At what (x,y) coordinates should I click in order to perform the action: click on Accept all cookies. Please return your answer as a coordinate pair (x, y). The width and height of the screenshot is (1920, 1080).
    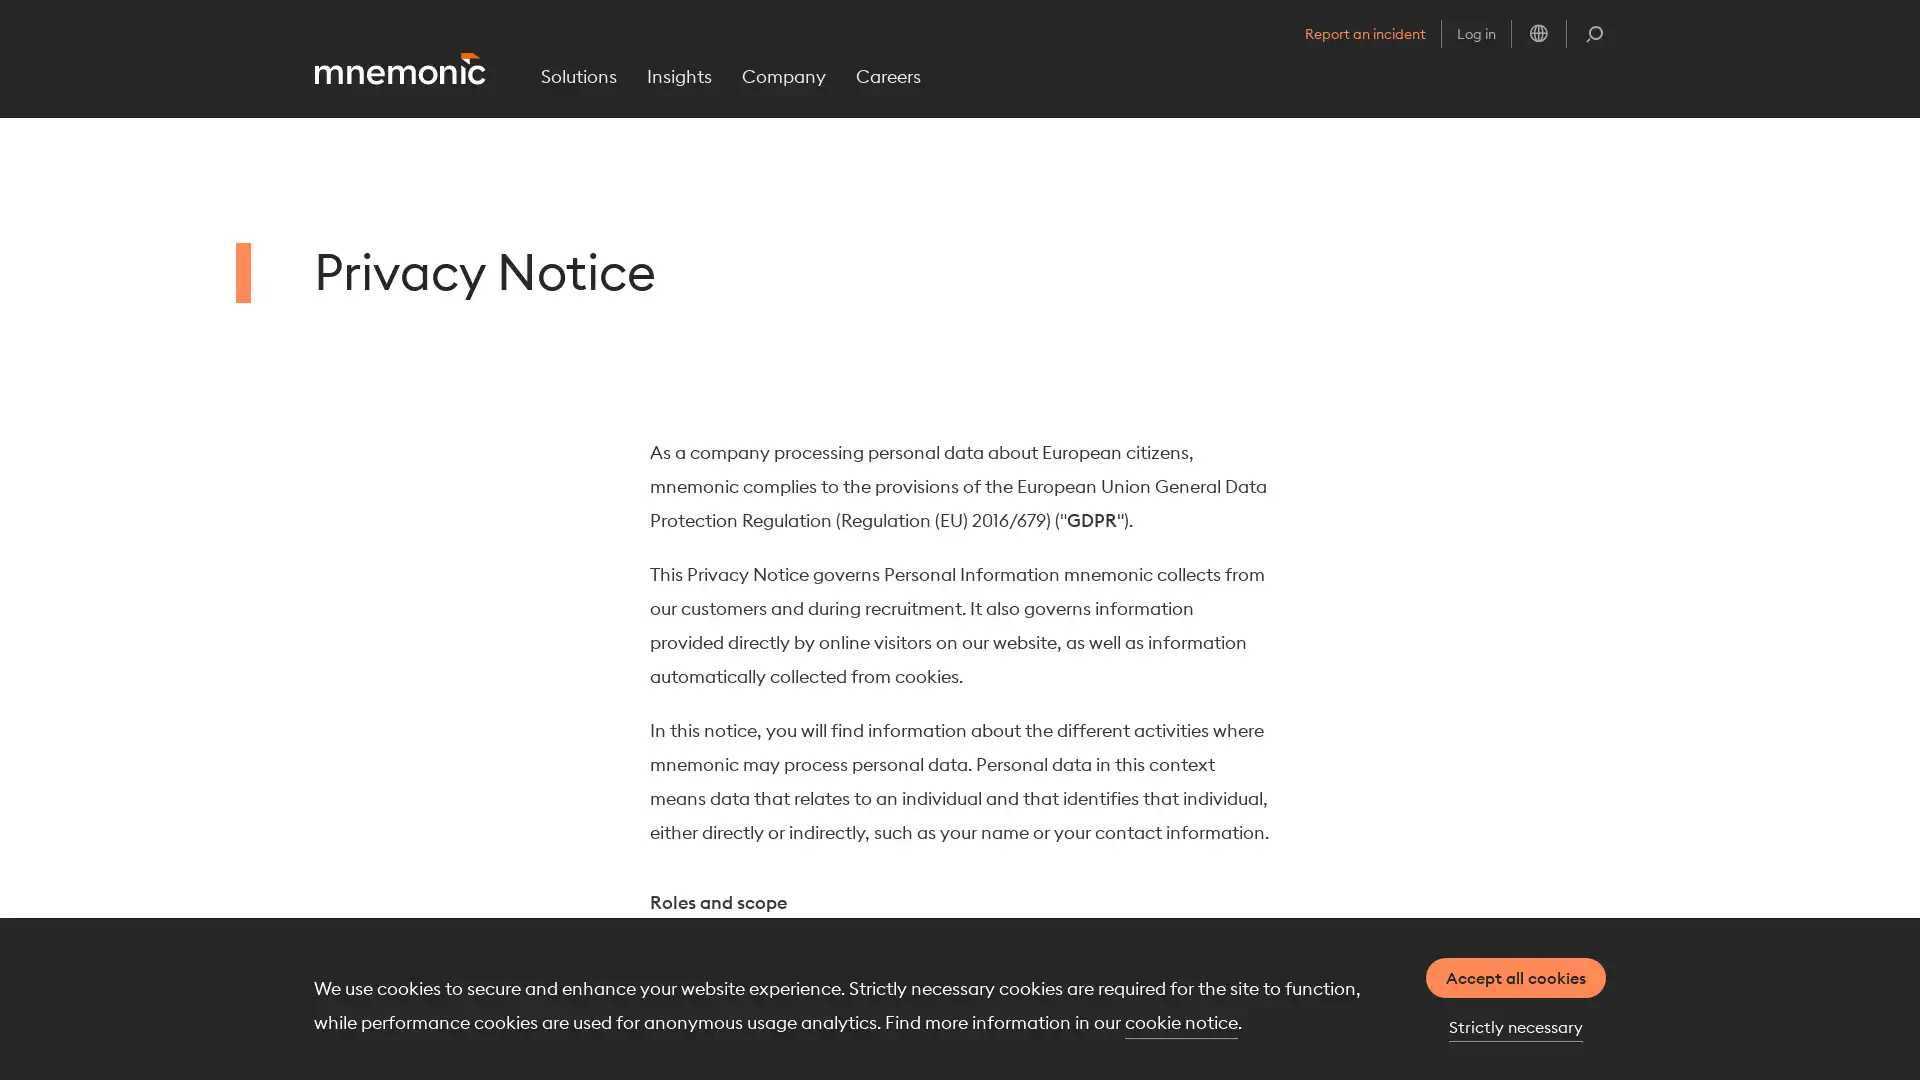
    Looking at the image, I should click on (1516, 977).